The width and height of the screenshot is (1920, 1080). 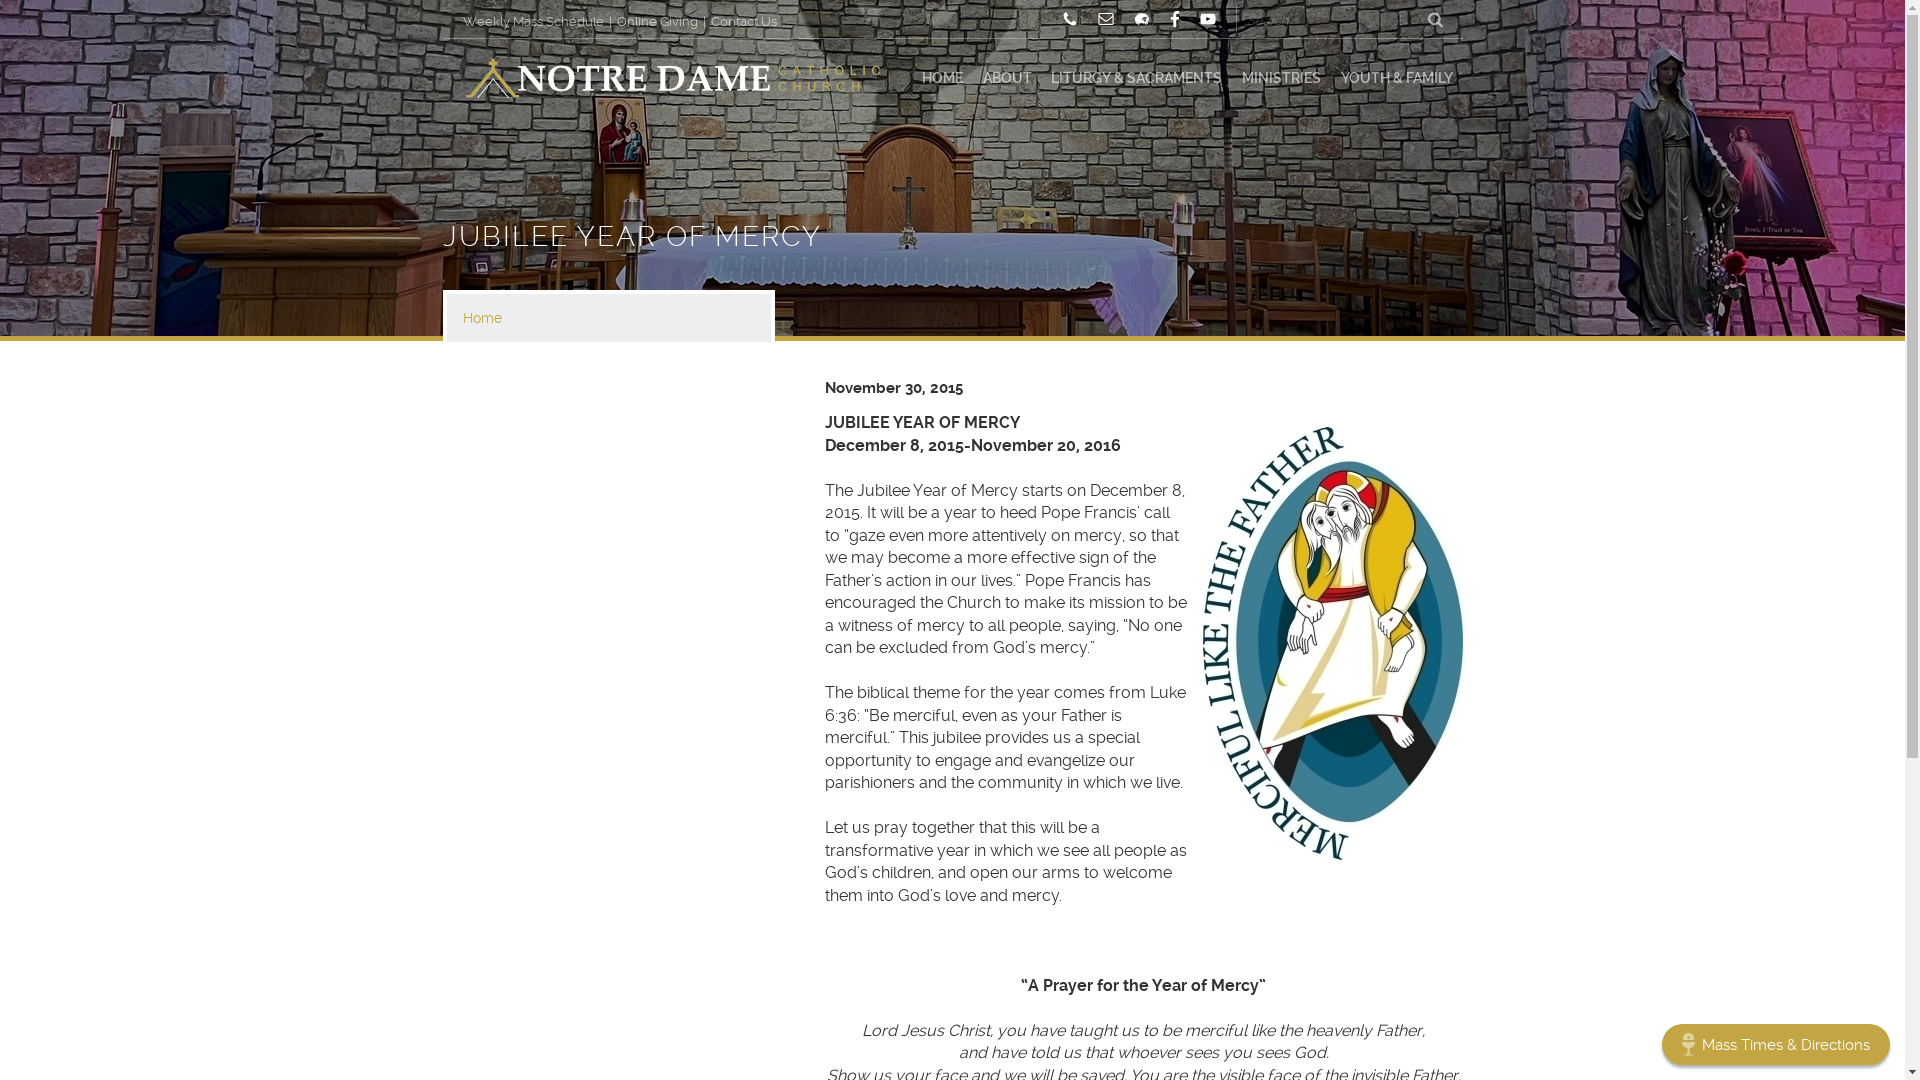 I want to click on 'MINISTRIES', so click(x=1281, y=77).